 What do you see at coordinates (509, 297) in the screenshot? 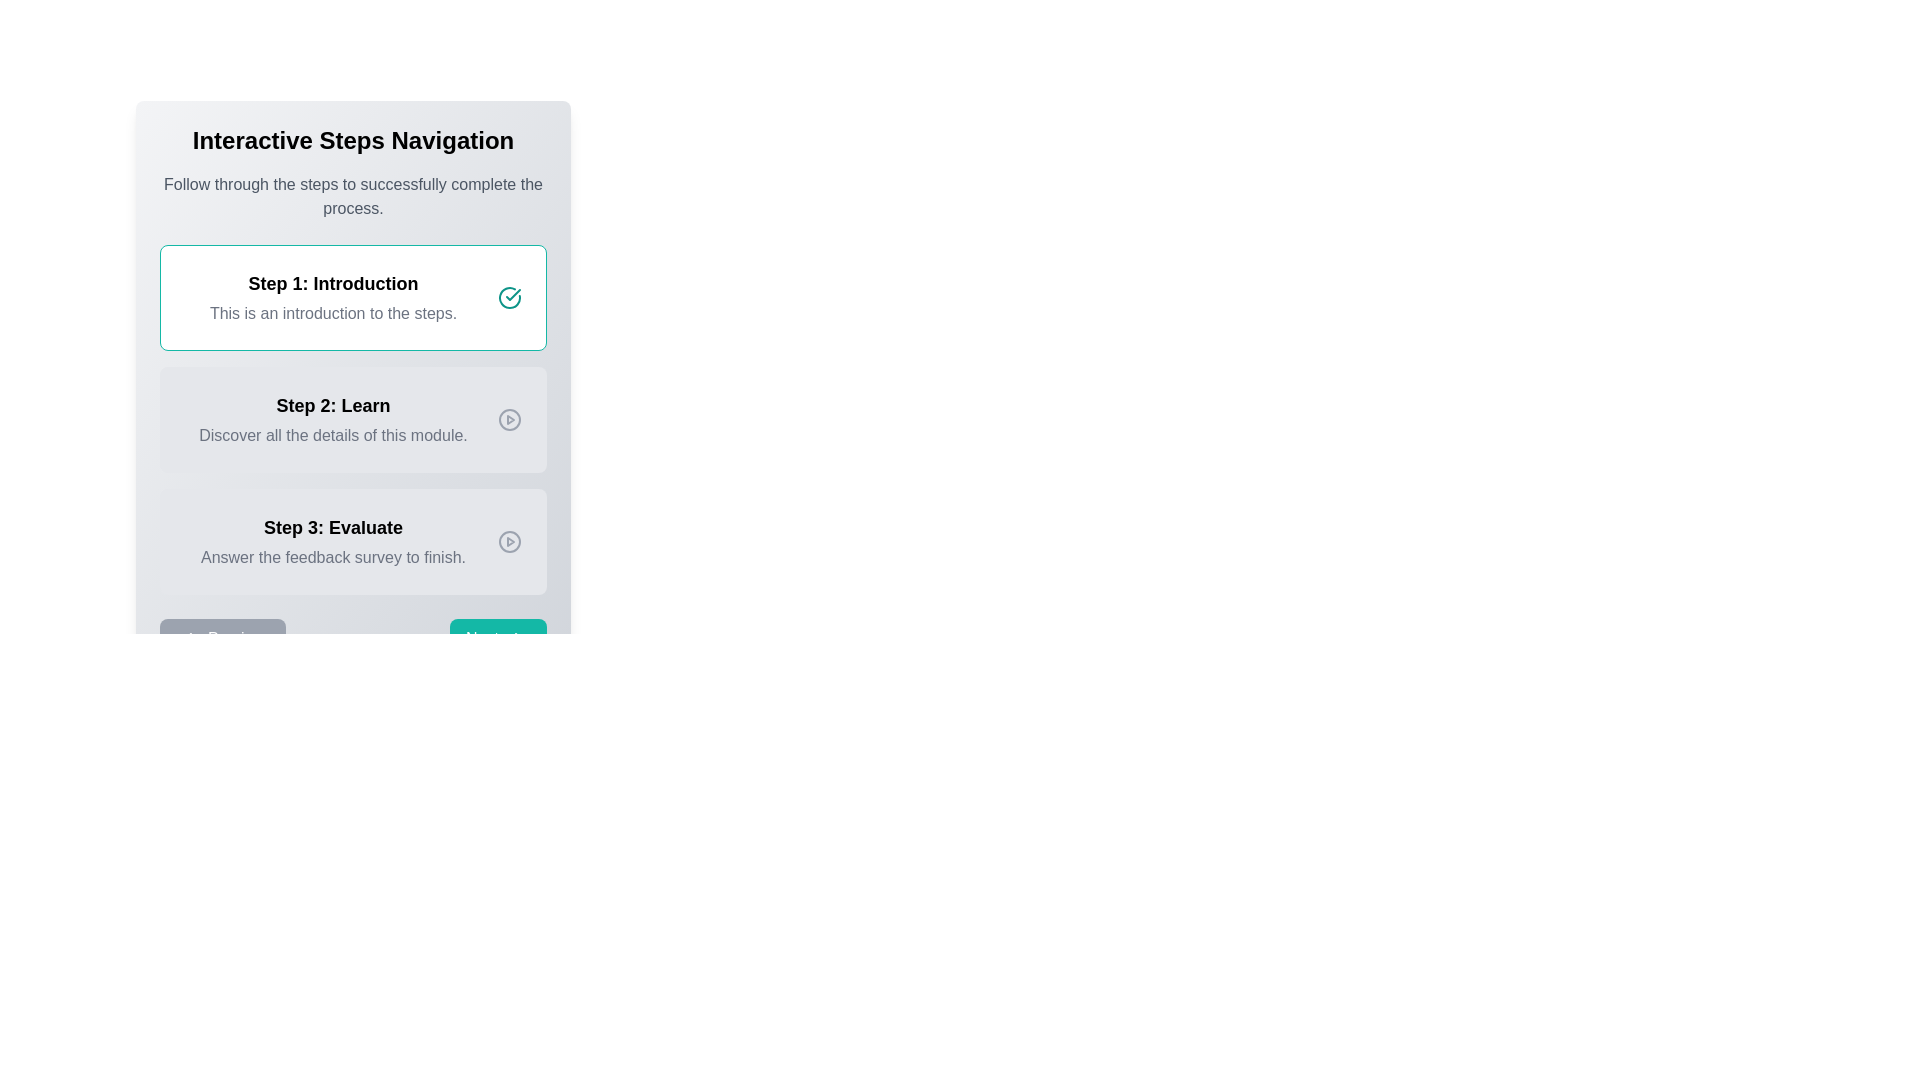
I see `the Circular Checkmark icon indicating the successful completion of 'Step 1: Introduction' located at the top-right corner of the card` at bounding box center [509, 297].